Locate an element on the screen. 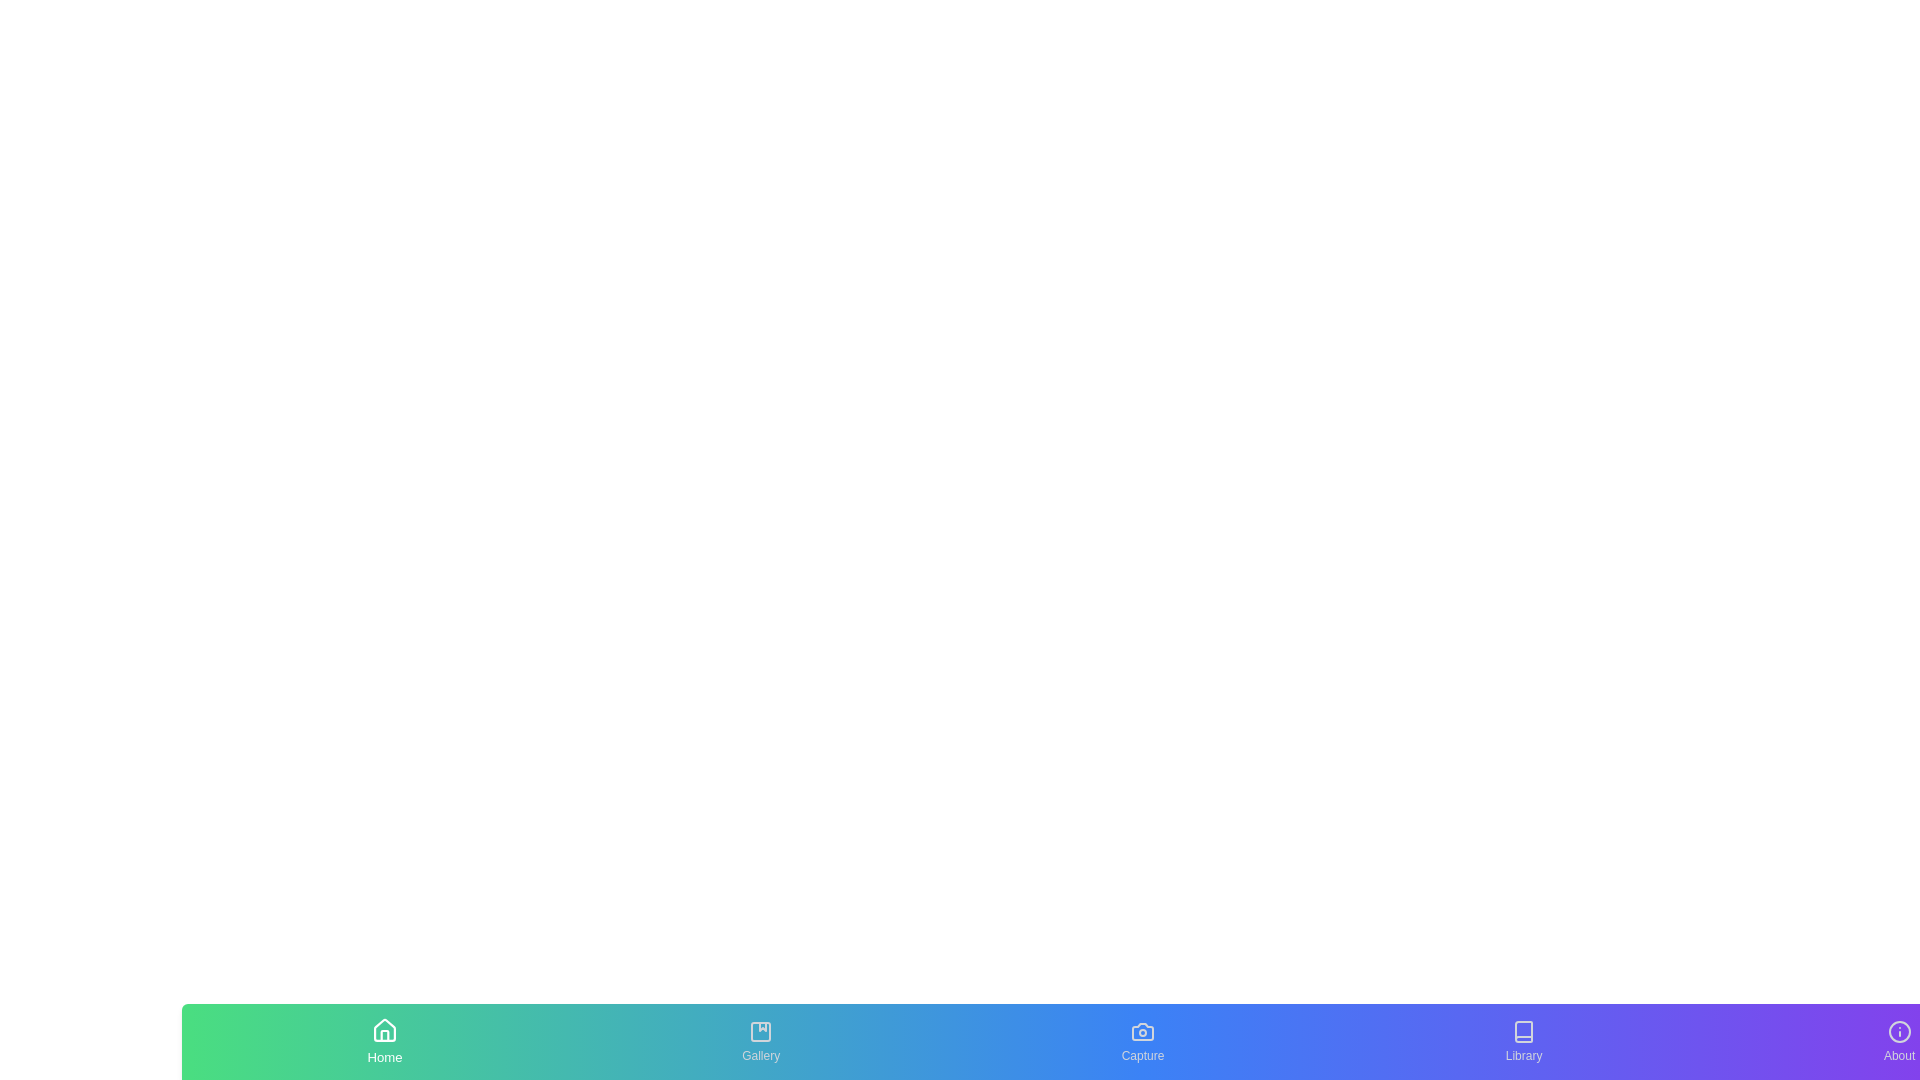 The image size is (1920, 1080). the tab labeled Library to inspect its text is located at coordinates (1523, 1040).